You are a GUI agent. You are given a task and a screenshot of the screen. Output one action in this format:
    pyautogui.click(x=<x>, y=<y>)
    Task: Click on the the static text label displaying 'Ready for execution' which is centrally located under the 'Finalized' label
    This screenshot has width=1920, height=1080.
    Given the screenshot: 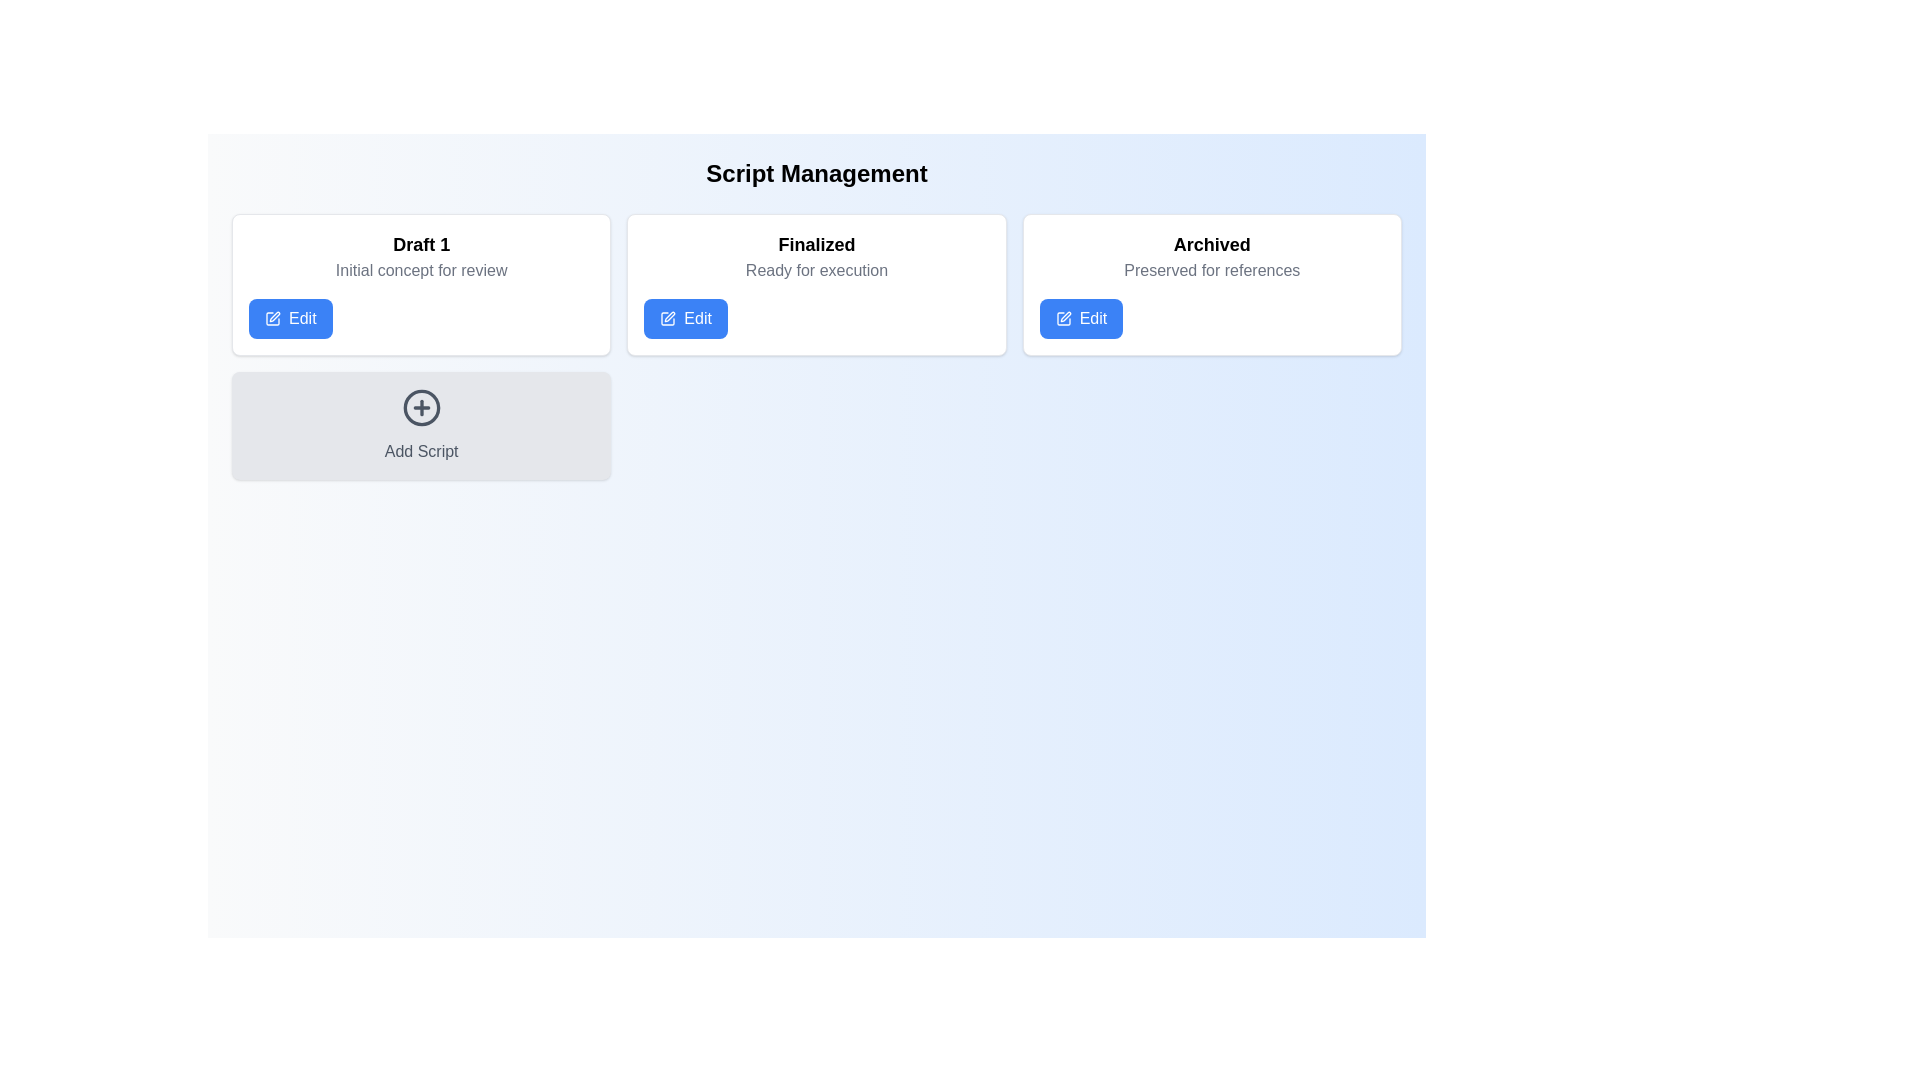 What is the action you would take?
    pyautogui.click(x=816, y=270)
    